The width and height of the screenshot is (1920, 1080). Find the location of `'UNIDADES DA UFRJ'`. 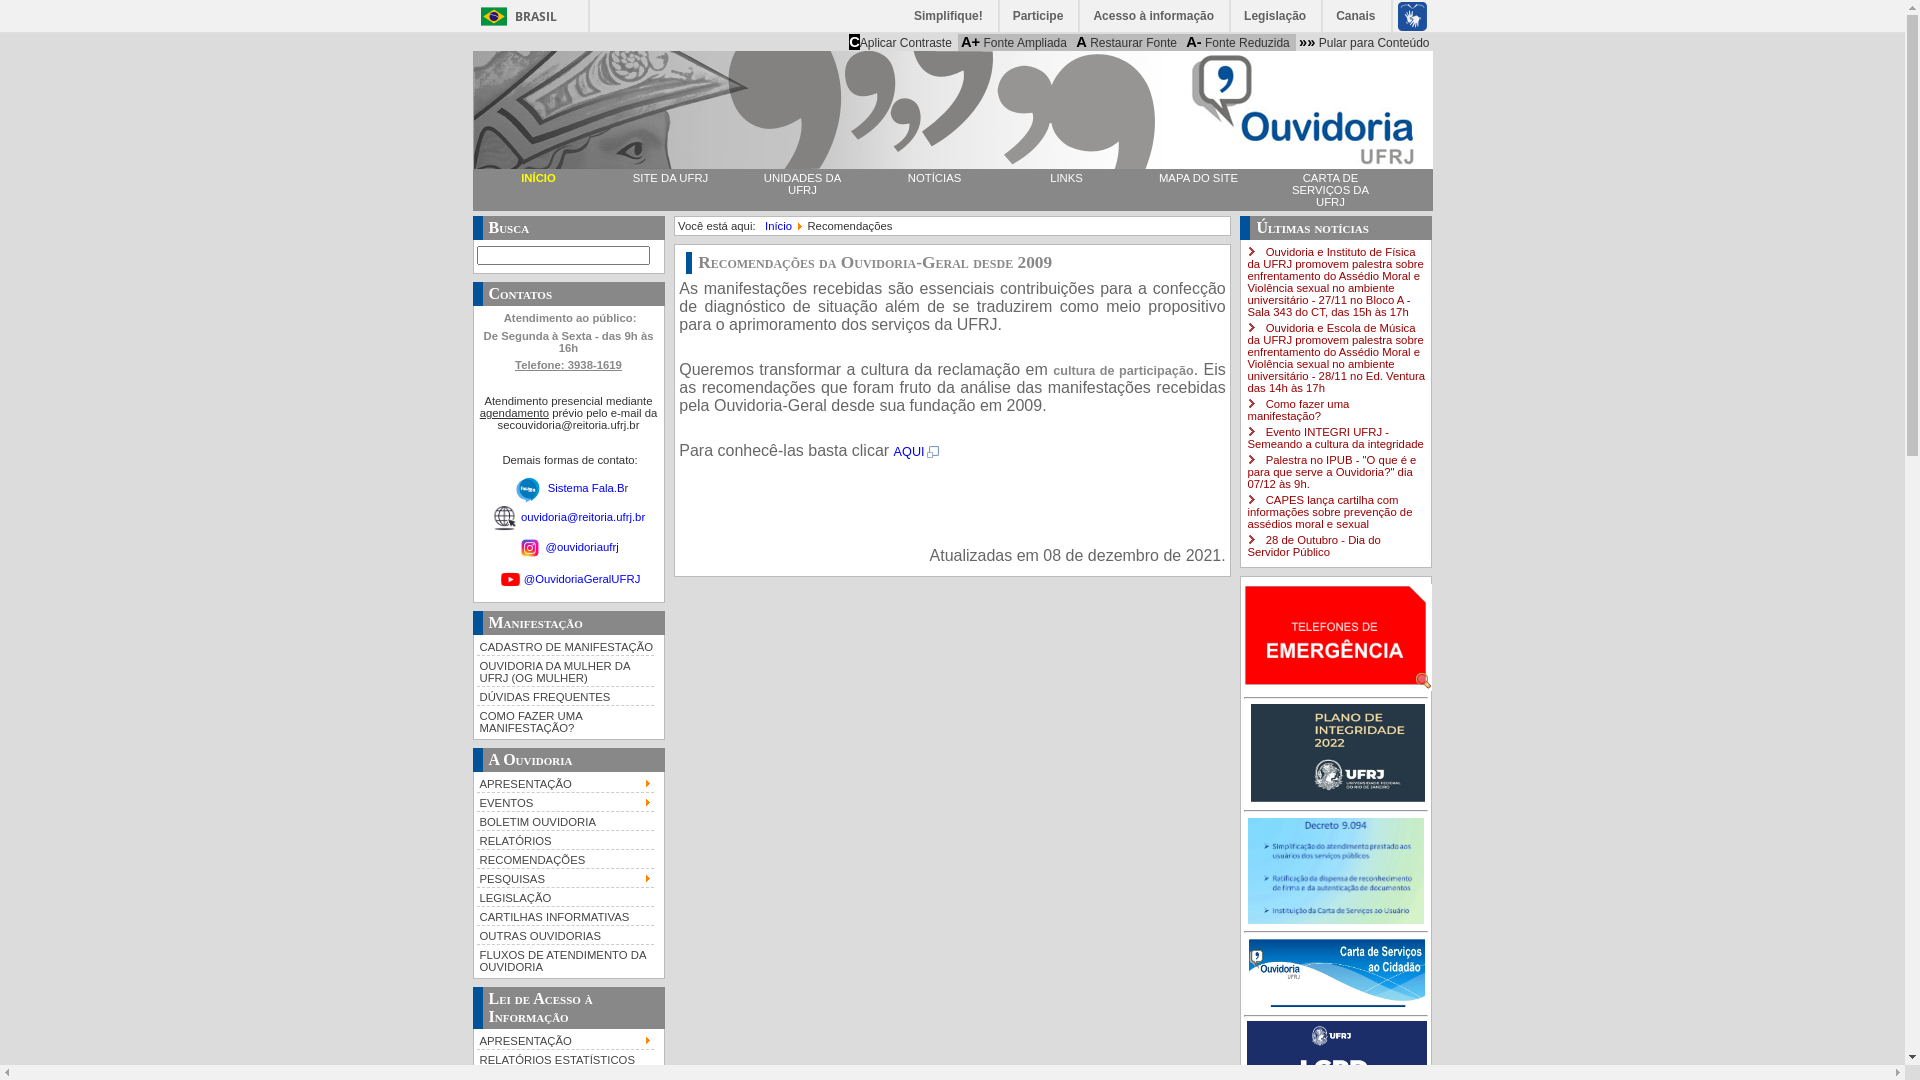

'UNIDADES DA UFRJ' is located at coordinates (801, 184).